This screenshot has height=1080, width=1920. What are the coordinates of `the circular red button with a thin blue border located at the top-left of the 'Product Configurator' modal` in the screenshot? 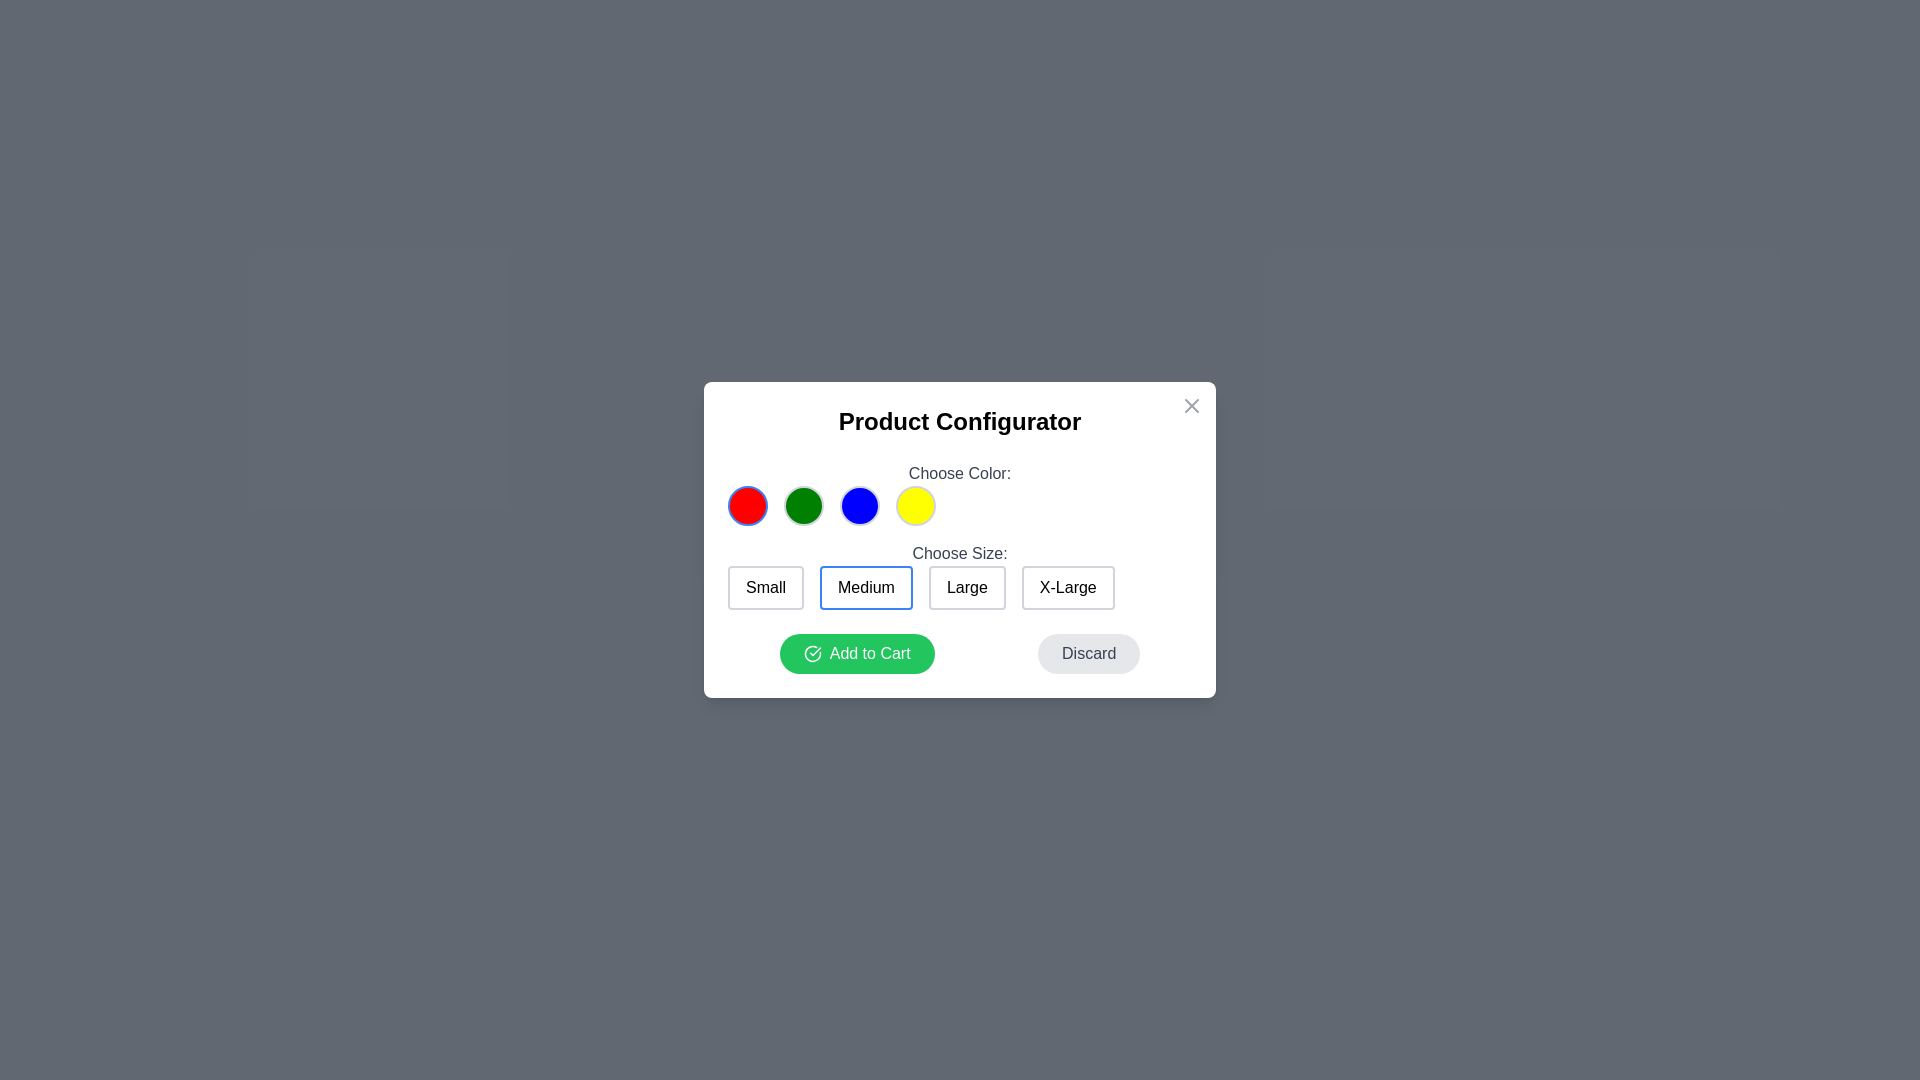 It's located at (747, 504).